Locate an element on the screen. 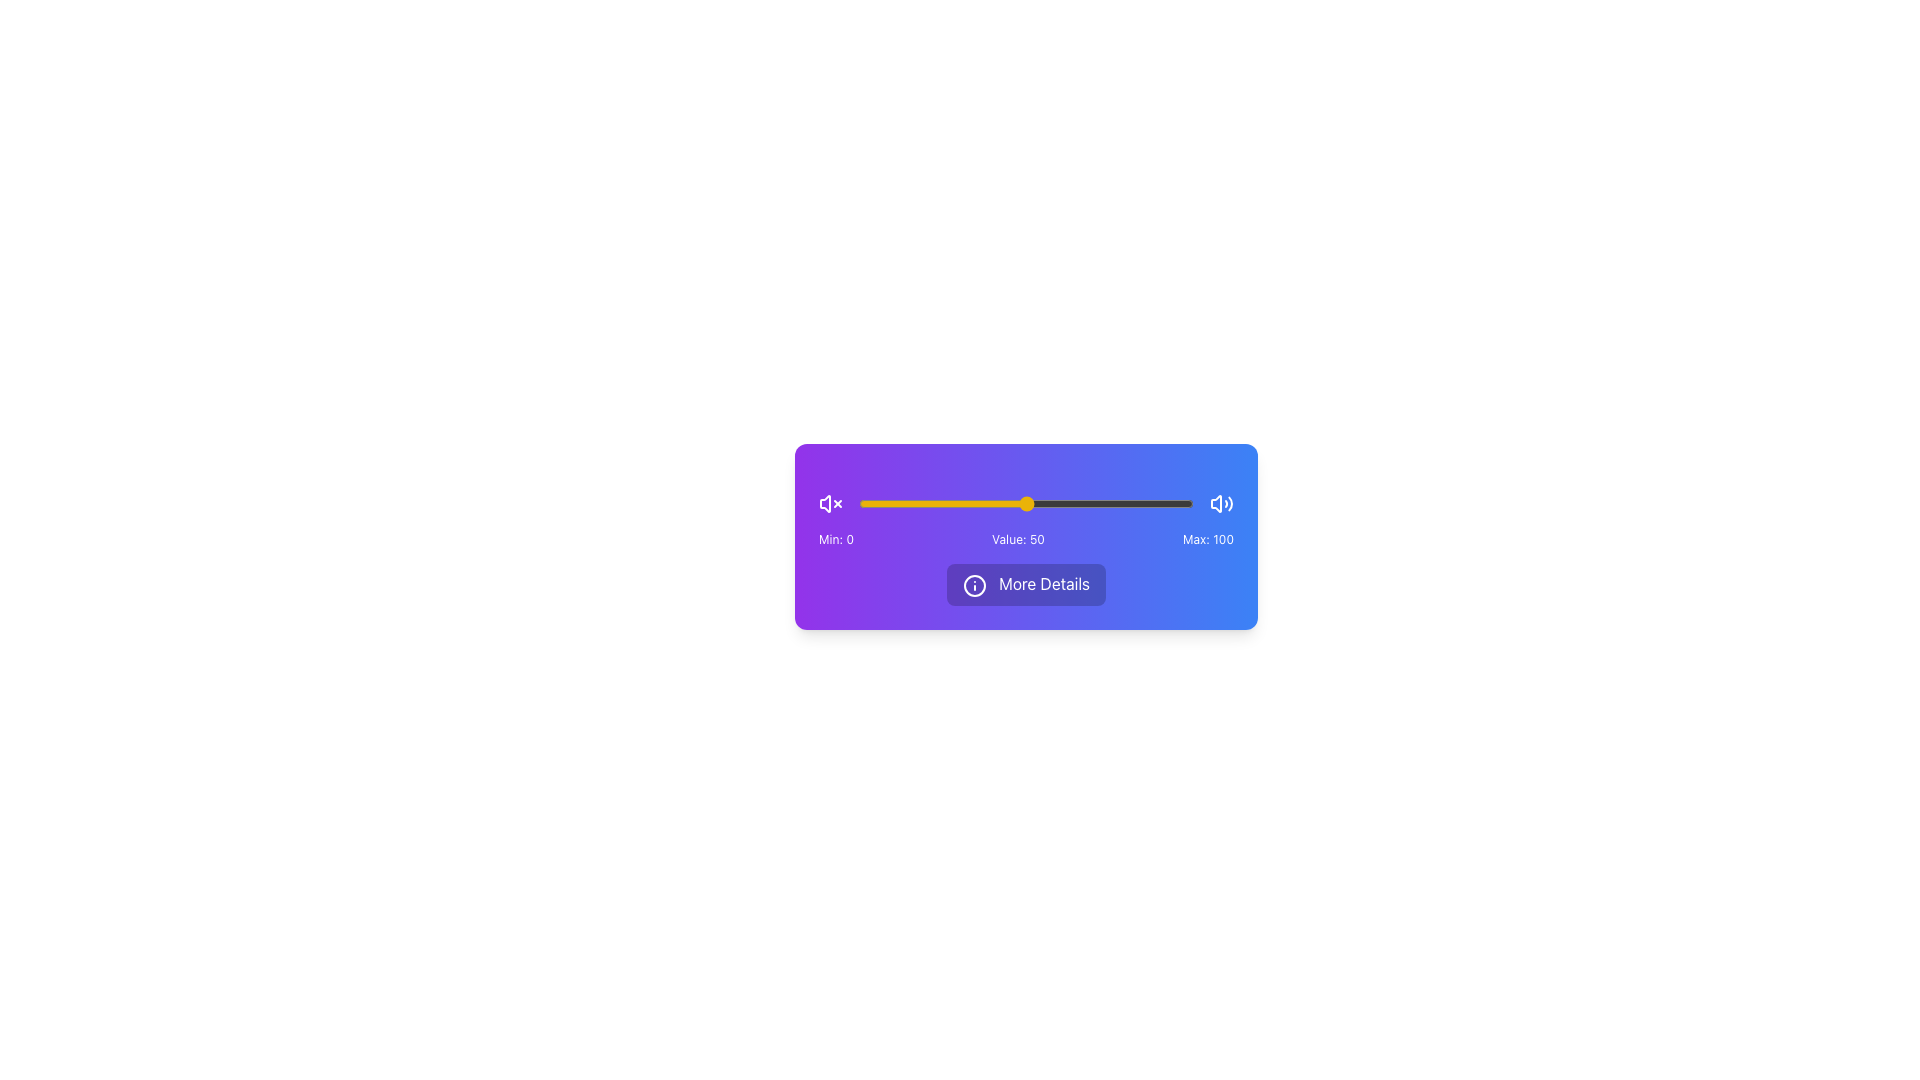 Image resolution: width=1920 pixels, height=1080 pixels. the text label displaying 'Min: 0', which is the first label in a horizontal group of three labels on a purple background is located at coordinates (836, 540).